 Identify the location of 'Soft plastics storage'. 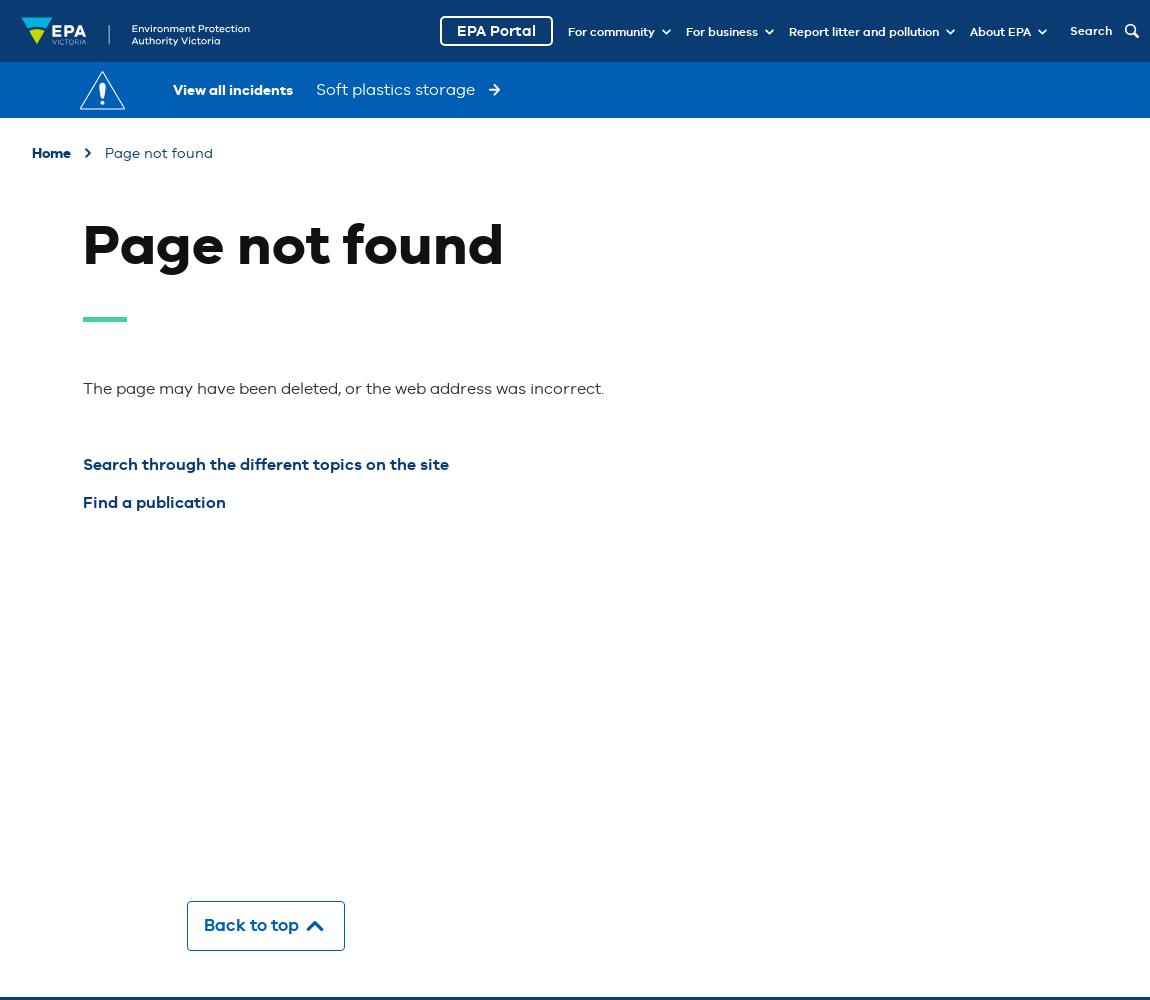
(397, 88).